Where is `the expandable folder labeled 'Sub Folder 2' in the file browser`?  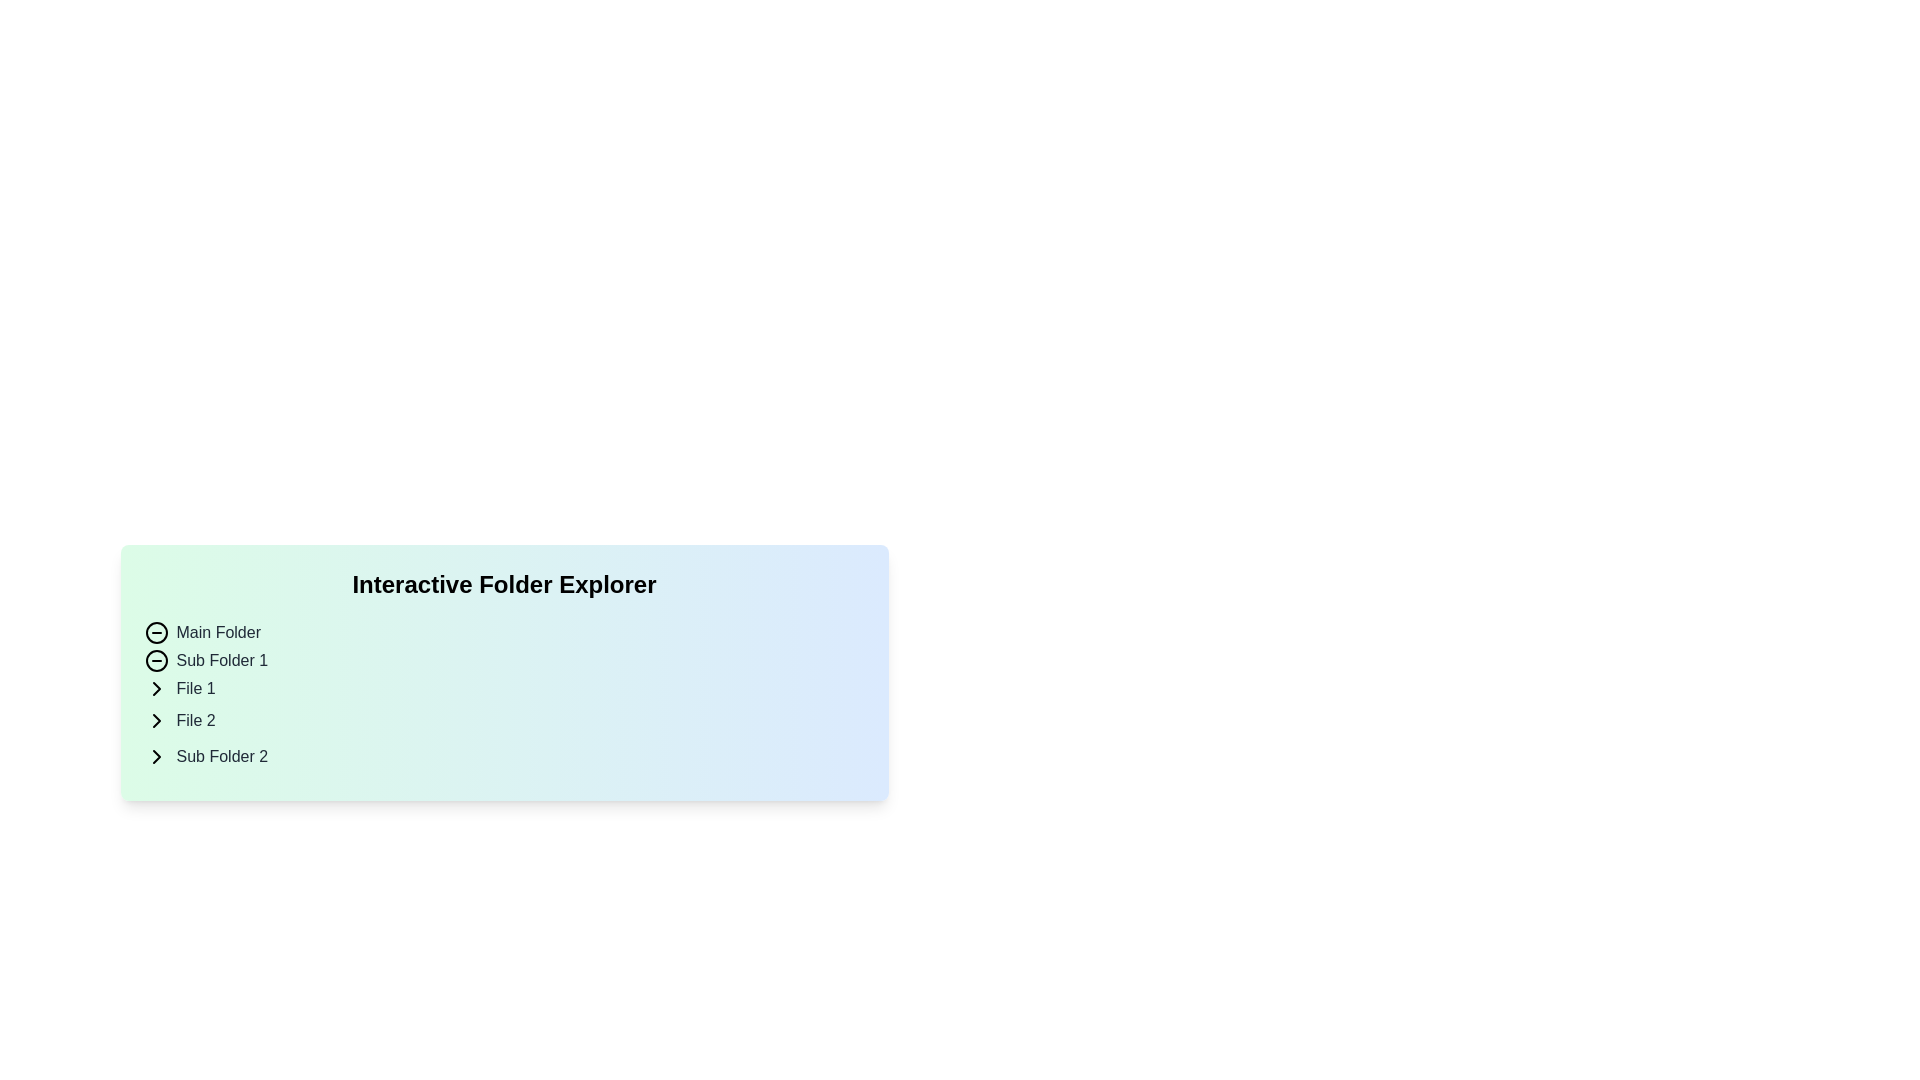 the expandable folder labeled 'Sub Folder 2' in the file browser is located at coordinates (504, 756).